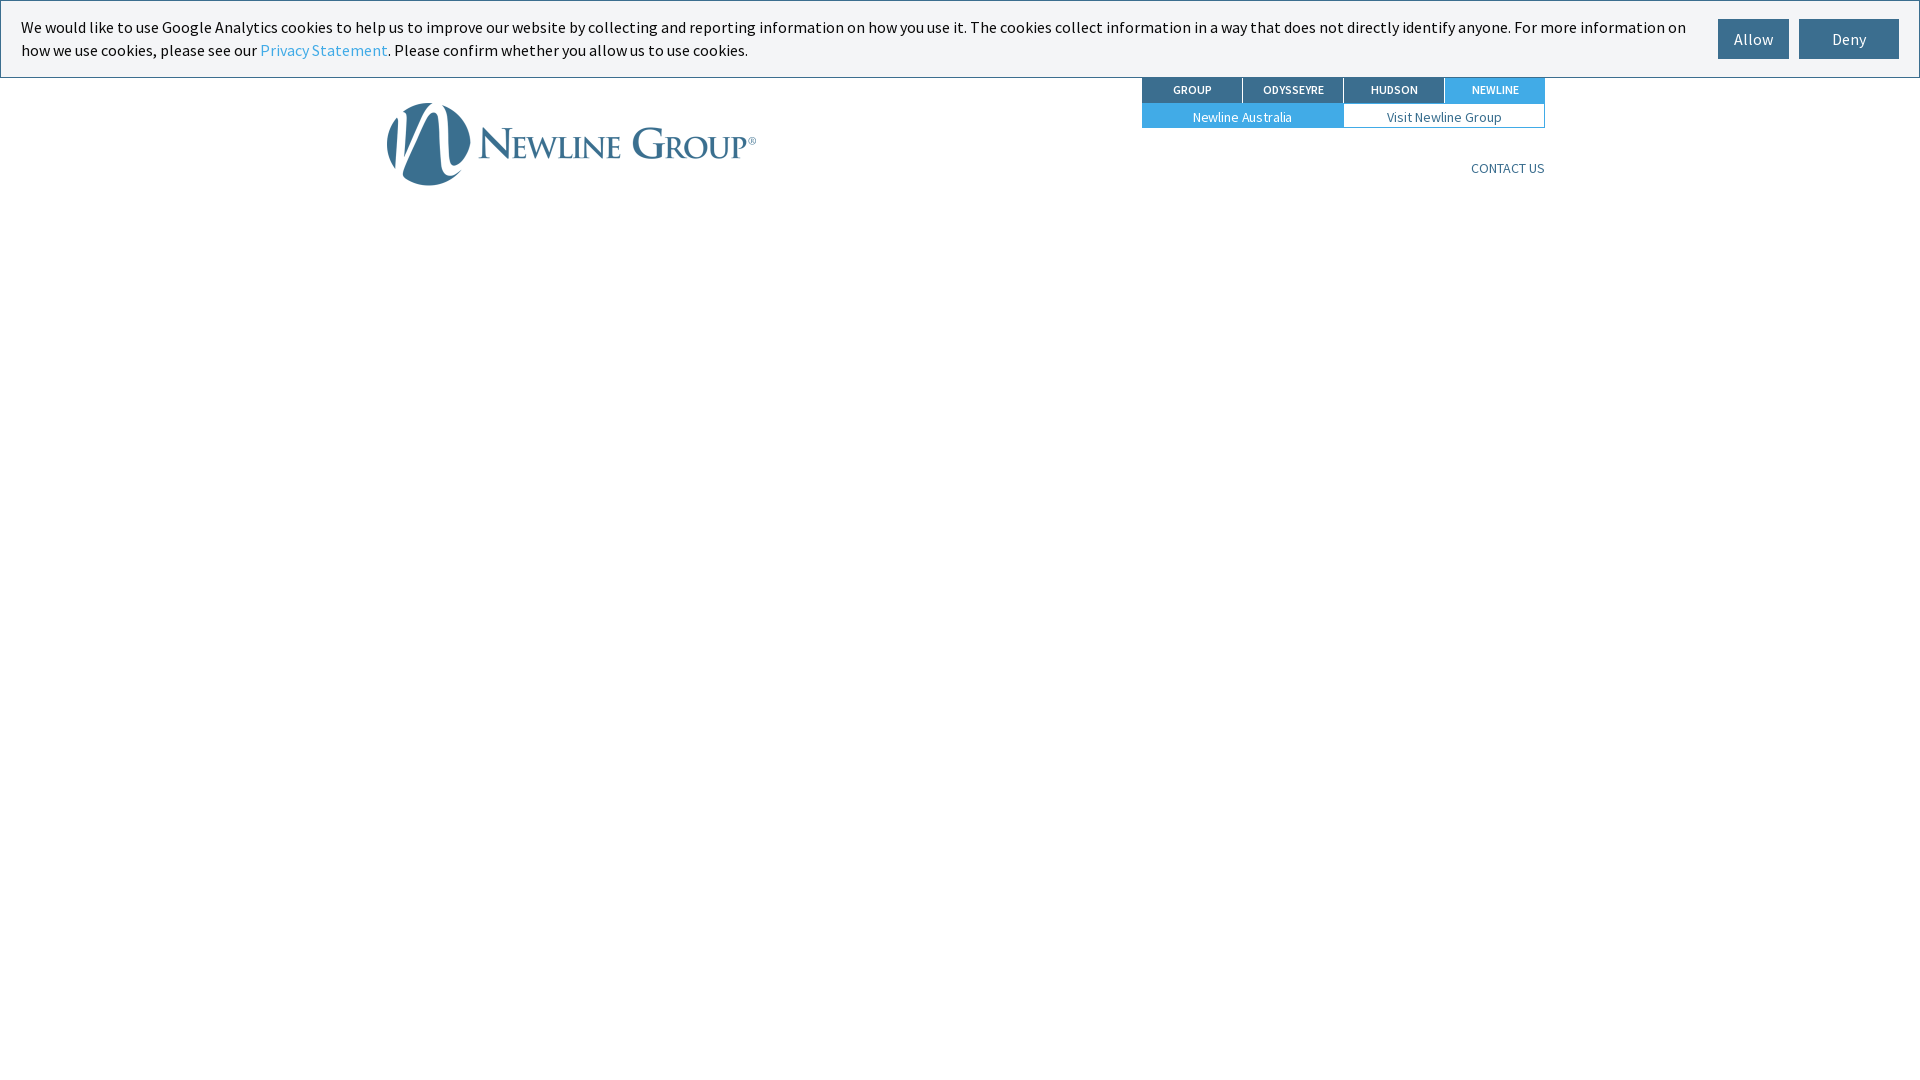  I want to click on 'Allow', so click(1752, 39).